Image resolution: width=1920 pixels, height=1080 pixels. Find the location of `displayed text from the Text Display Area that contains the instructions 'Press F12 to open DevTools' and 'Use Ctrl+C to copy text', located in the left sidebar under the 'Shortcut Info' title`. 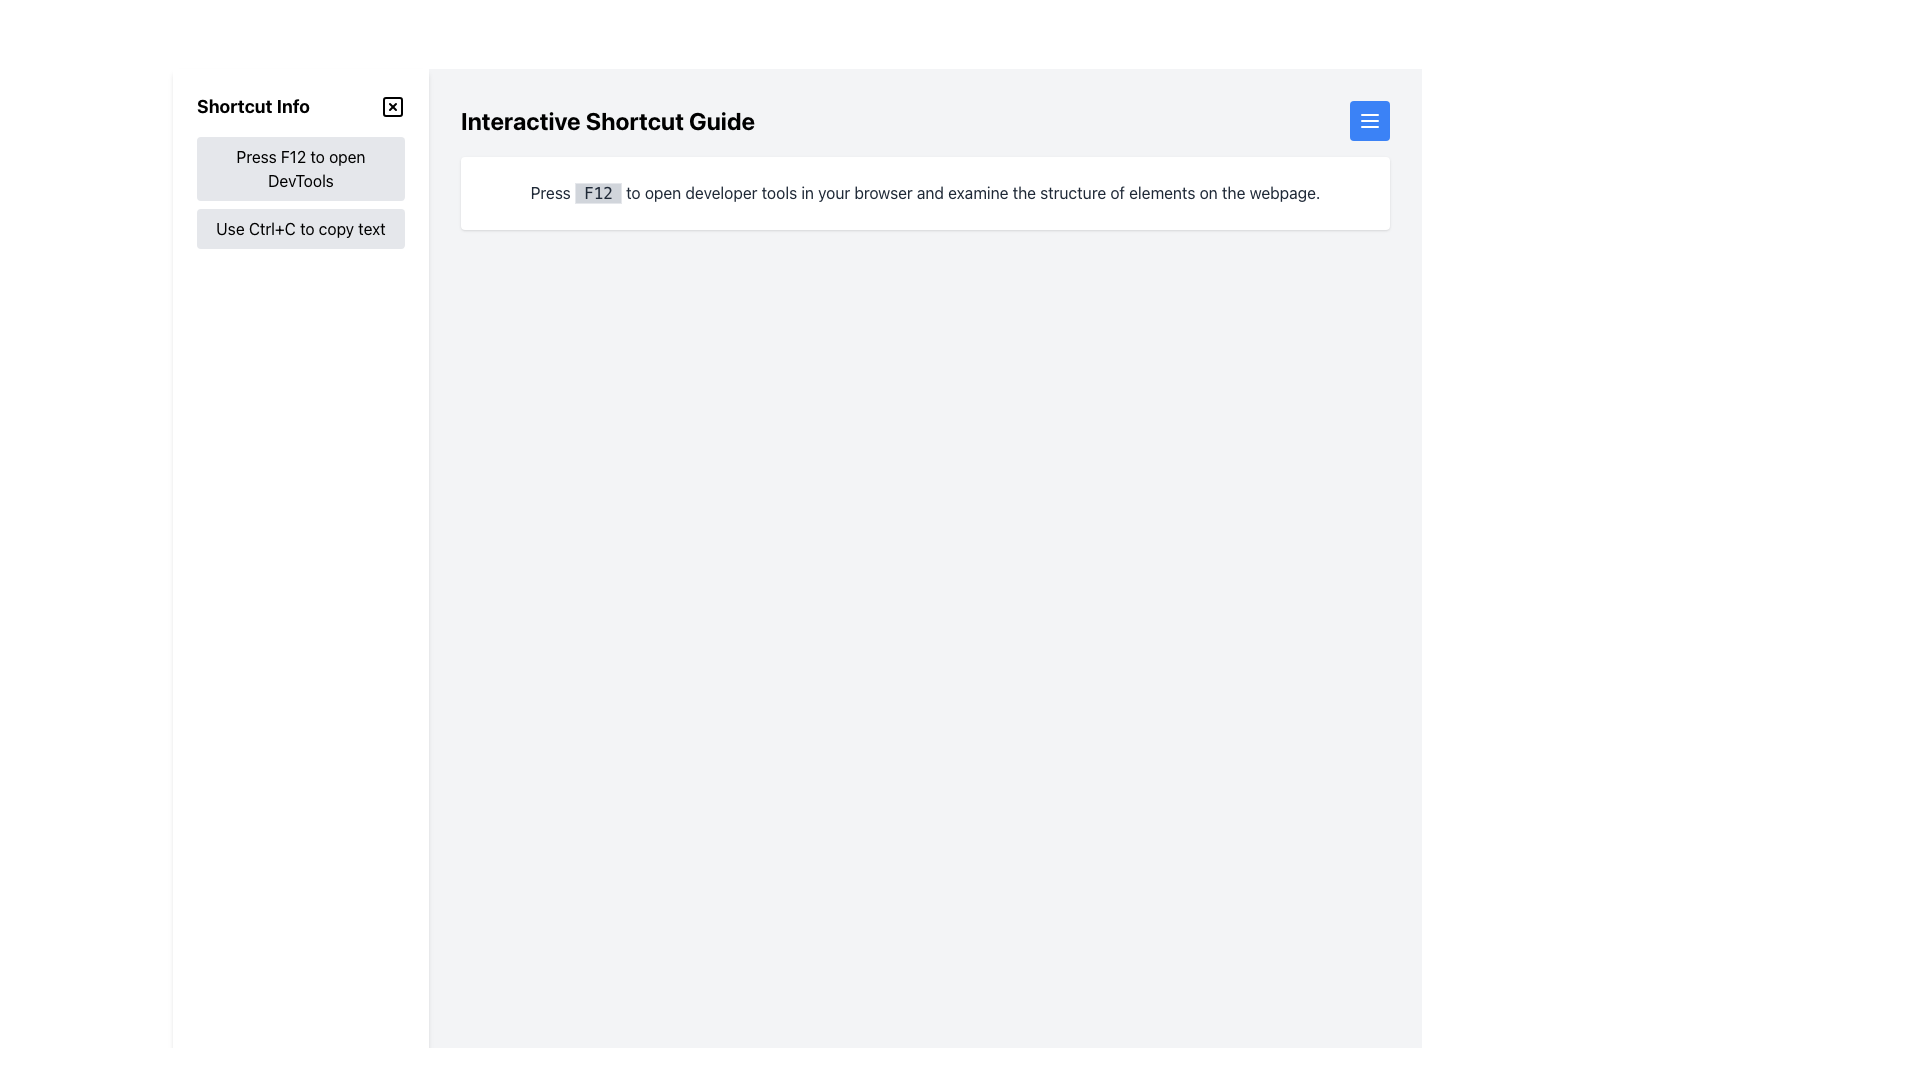

displayed text from the Text Display Area that contains the instructions 'Press F12 to open DevTools' and 'Use Ctrl+C to copy text', located in the left sidebar under the 'Shortcut Info' title is located at coordinates (300, 192).